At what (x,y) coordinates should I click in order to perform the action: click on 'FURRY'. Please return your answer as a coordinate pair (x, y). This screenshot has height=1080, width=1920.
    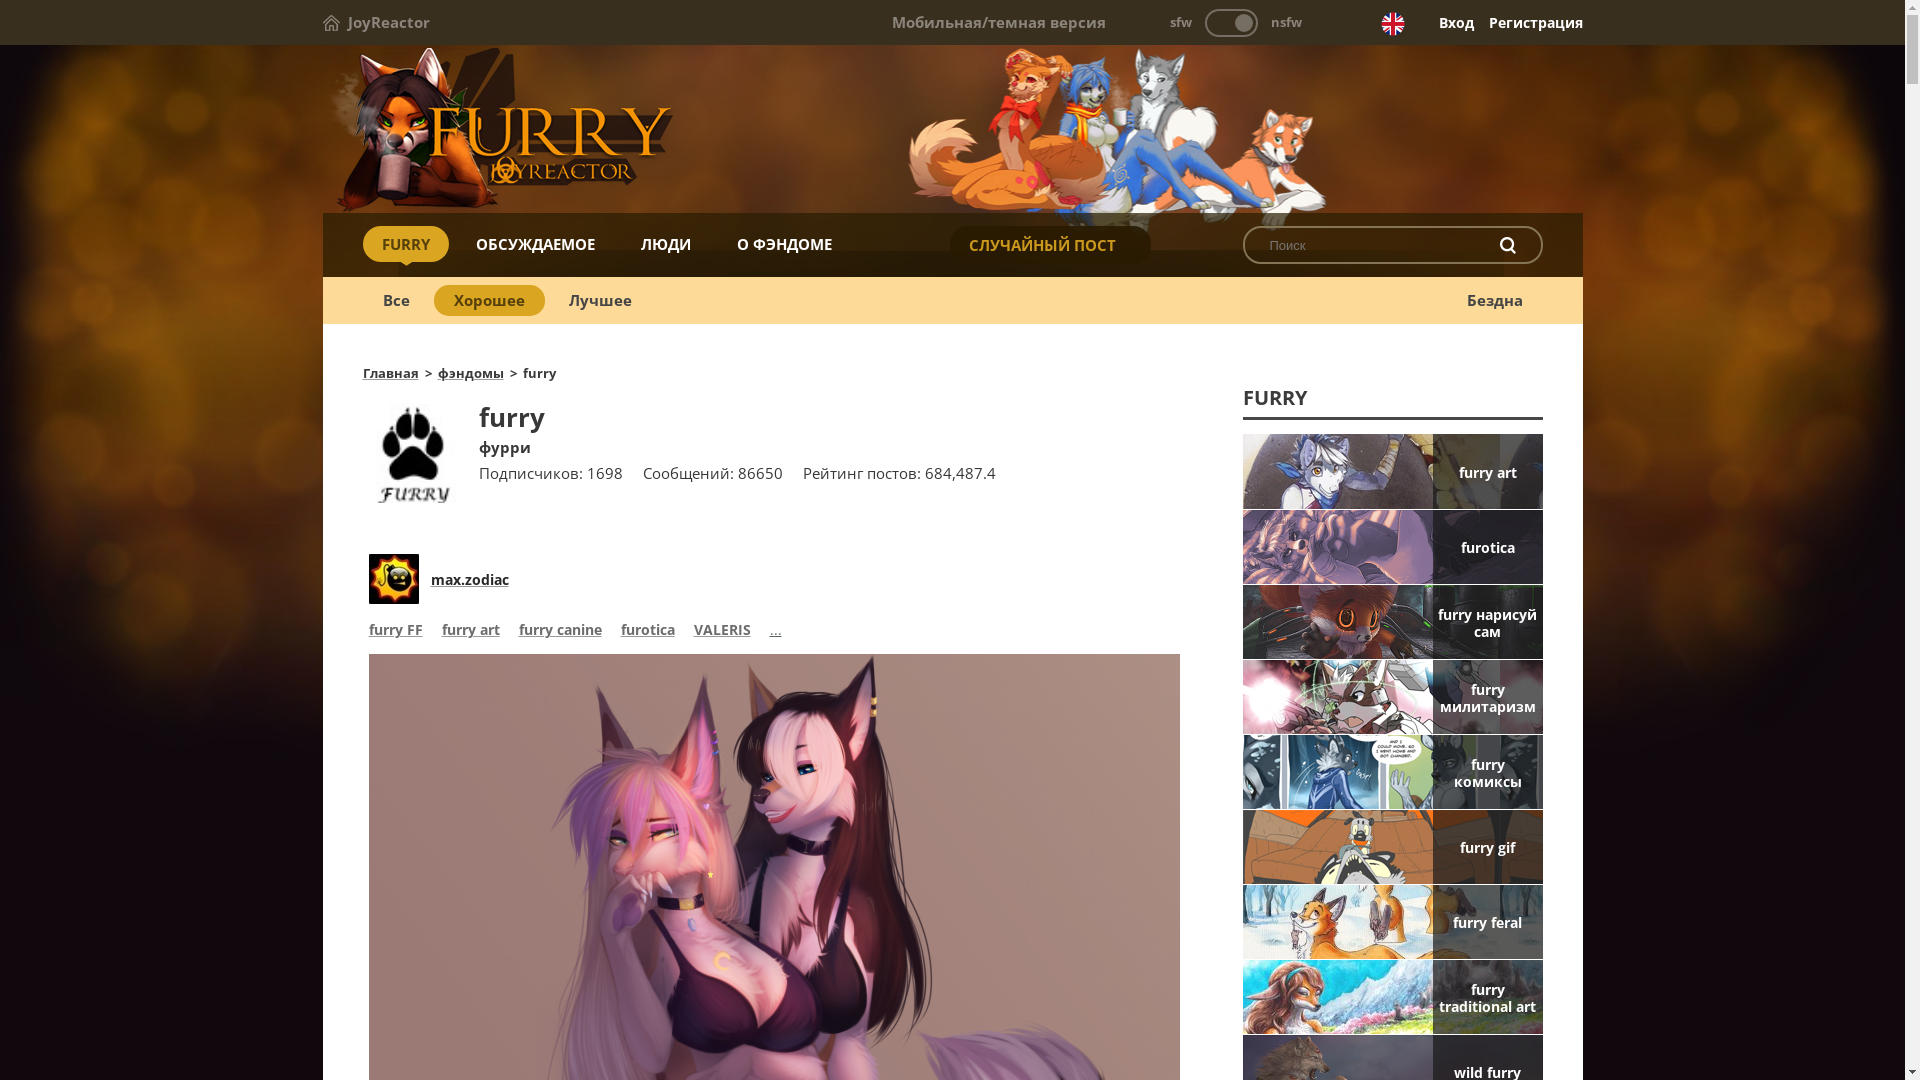
    Looking at the image, I should click on (403, 242).